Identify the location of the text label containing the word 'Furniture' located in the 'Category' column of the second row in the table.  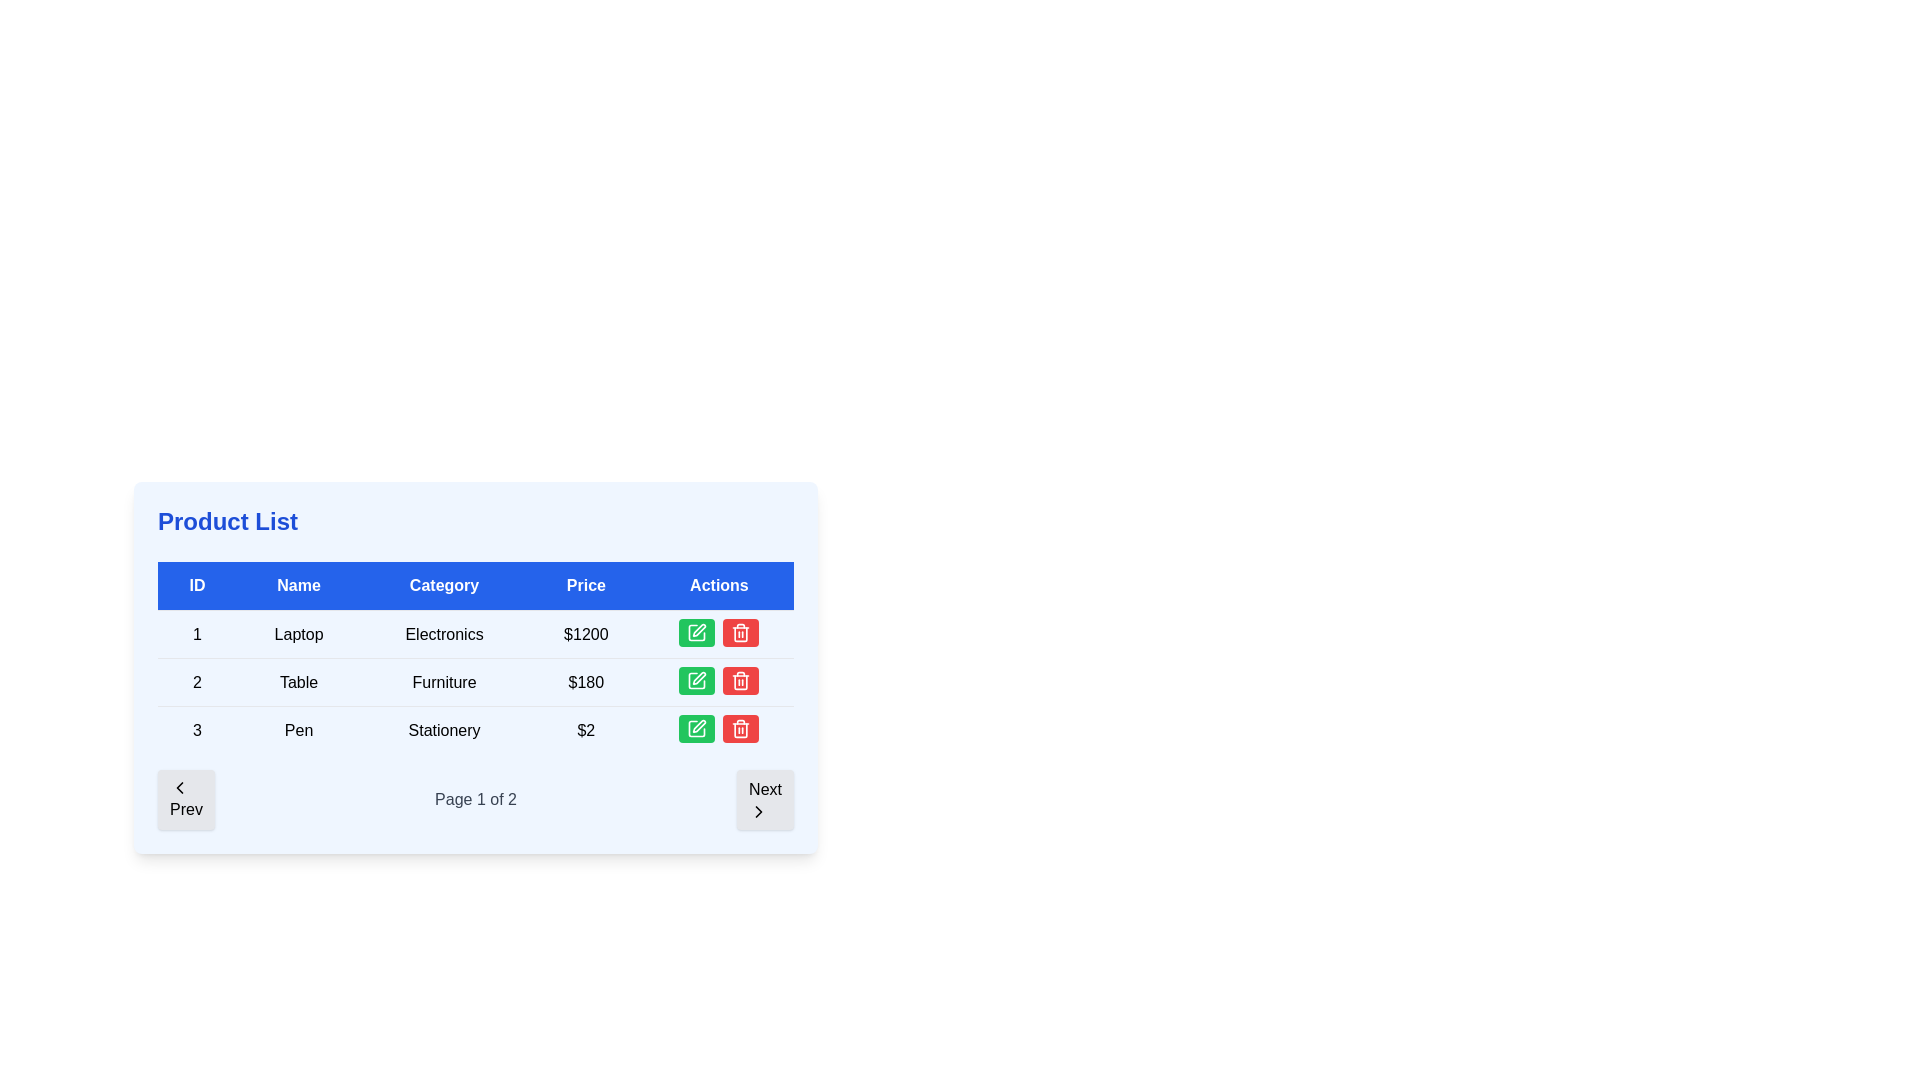
(443, 681).